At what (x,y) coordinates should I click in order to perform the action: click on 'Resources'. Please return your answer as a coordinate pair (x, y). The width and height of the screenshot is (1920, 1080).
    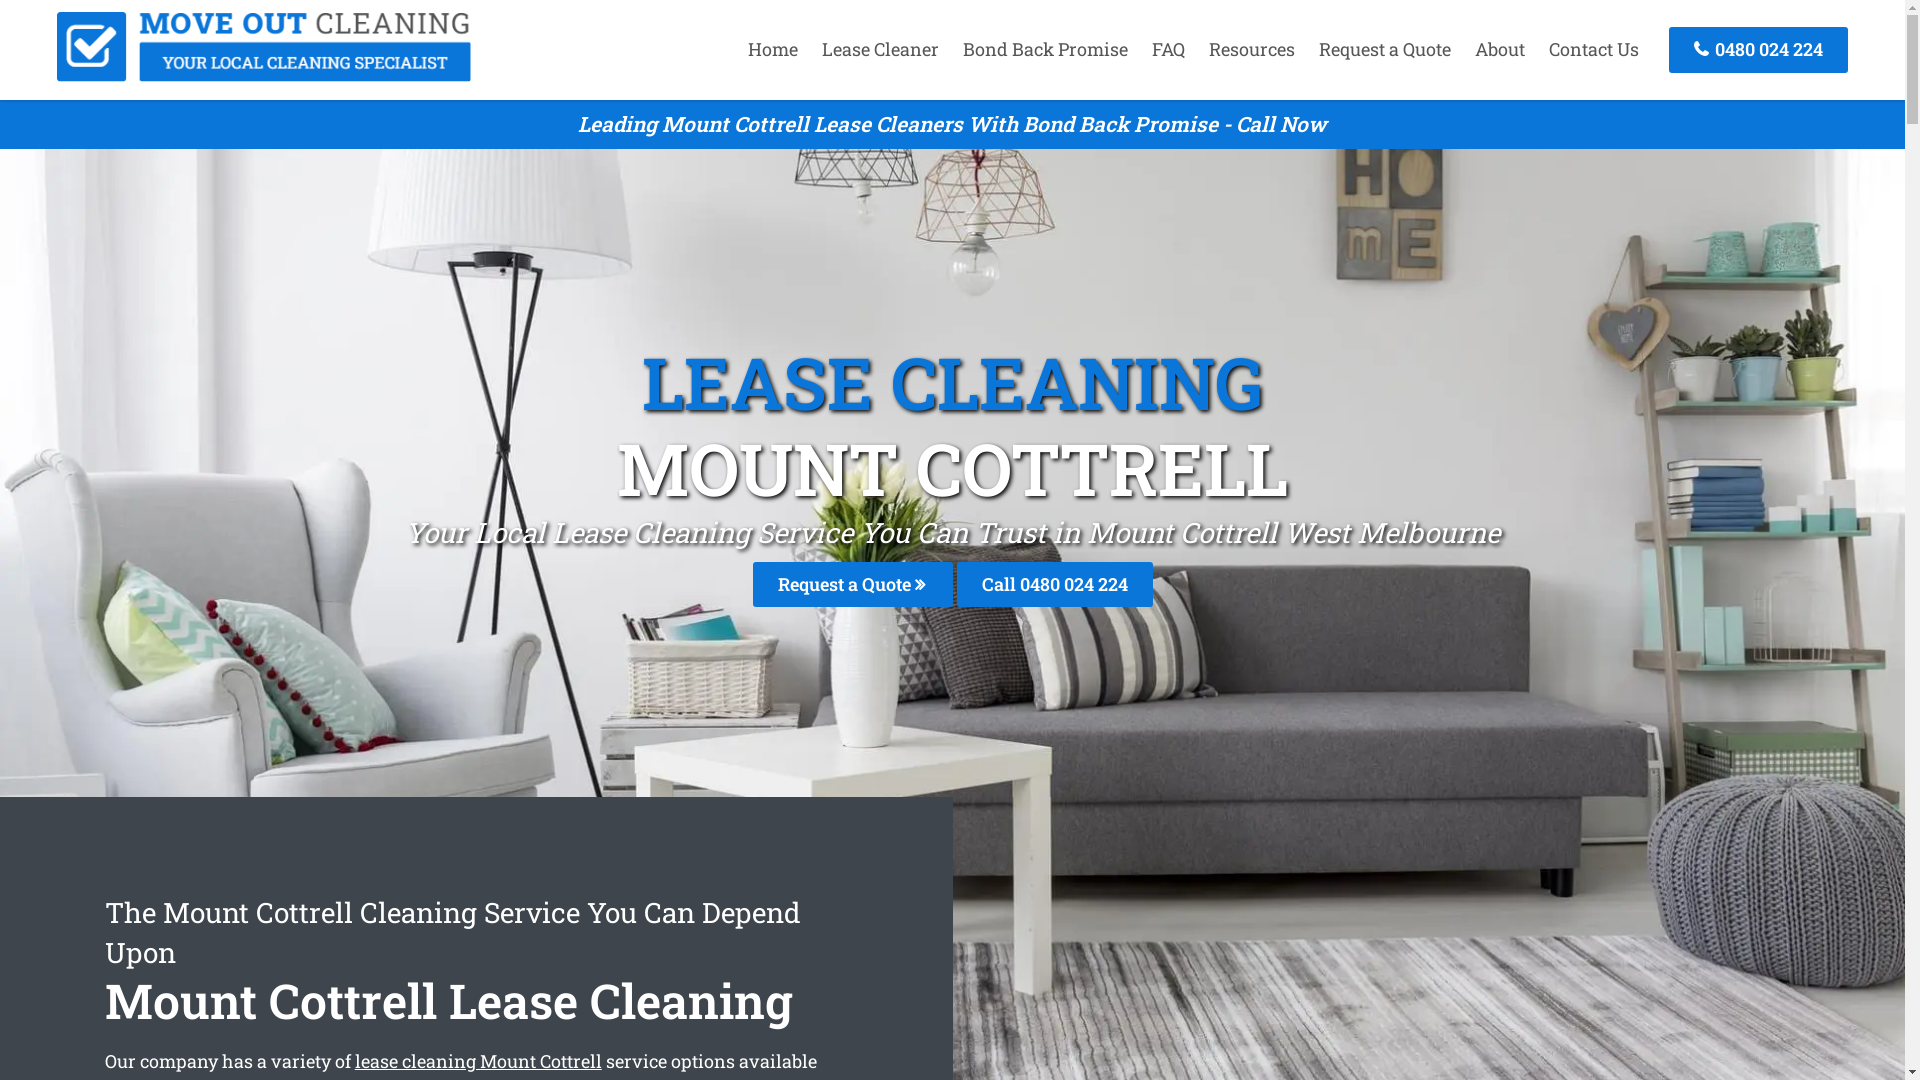
    Looking at the image, I should click on (1251, 48).